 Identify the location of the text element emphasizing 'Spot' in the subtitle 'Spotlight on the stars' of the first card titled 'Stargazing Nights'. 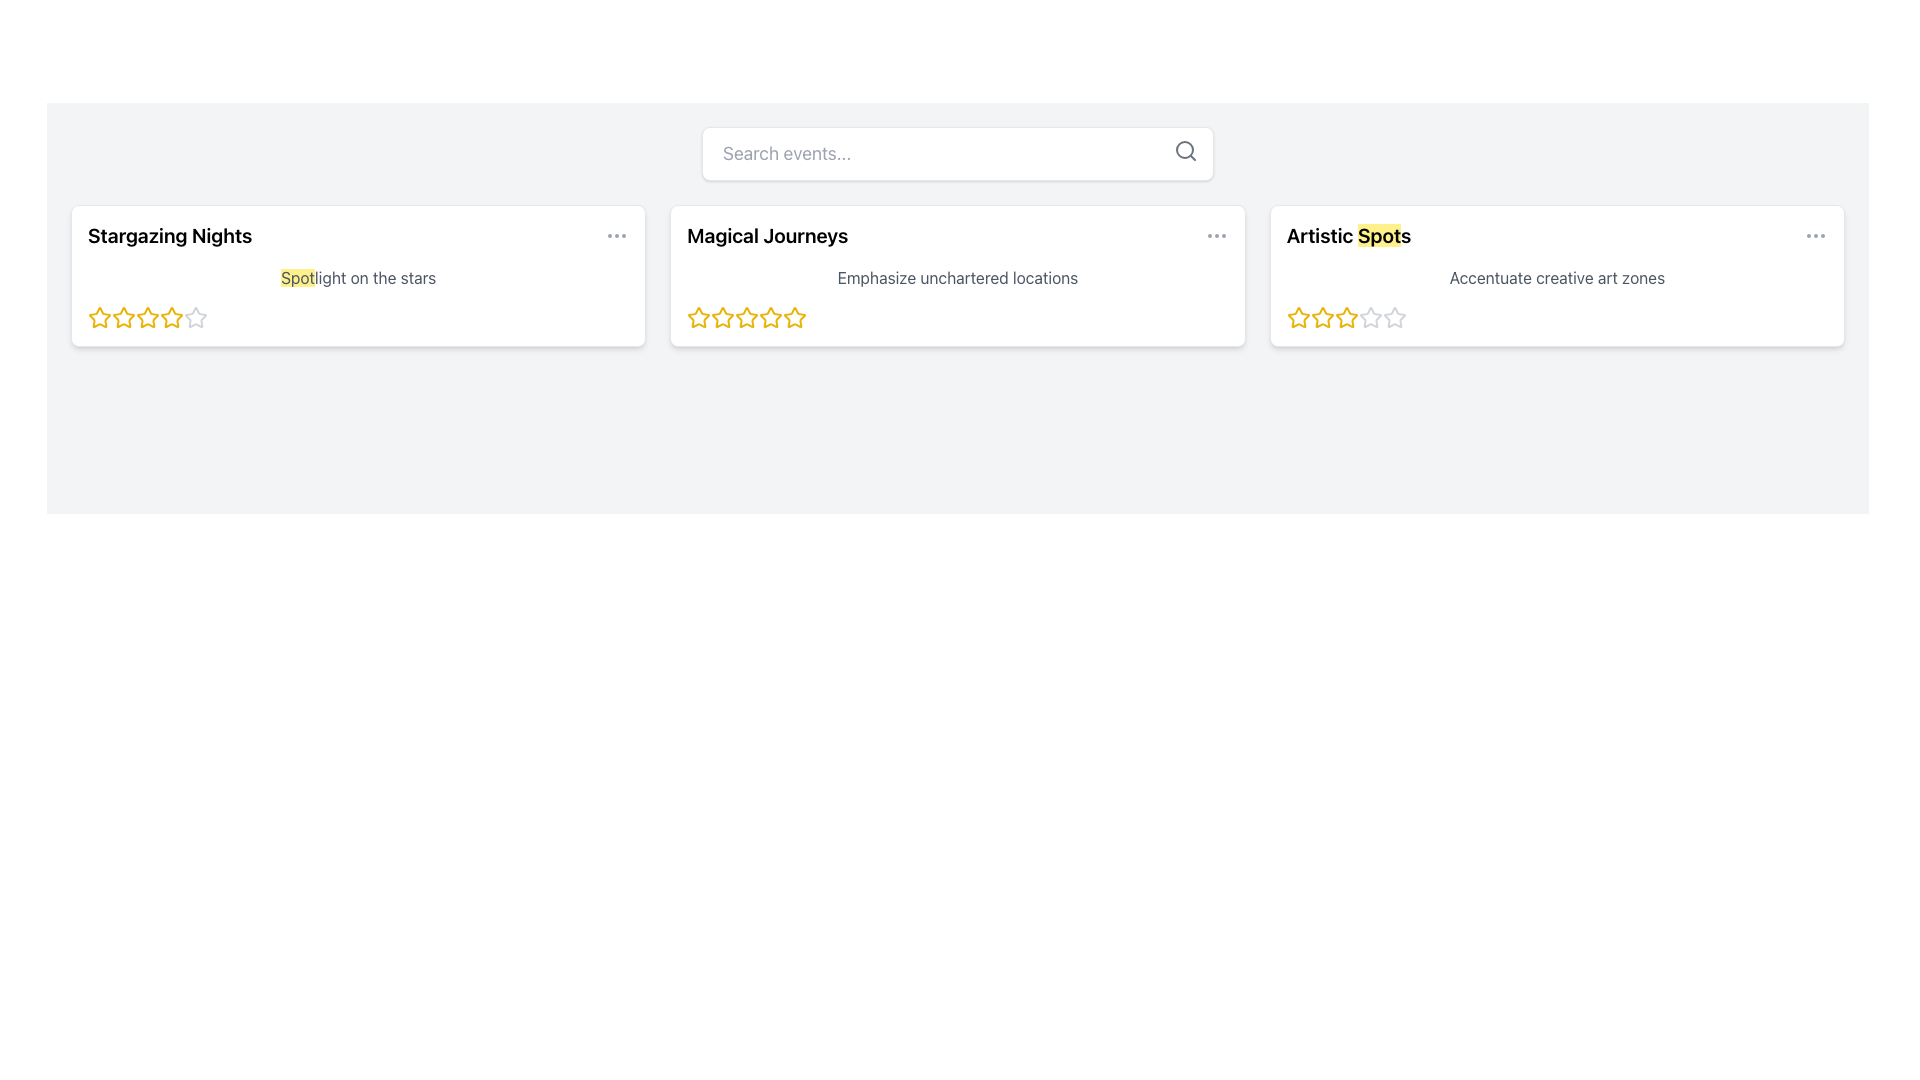
(296, 277).